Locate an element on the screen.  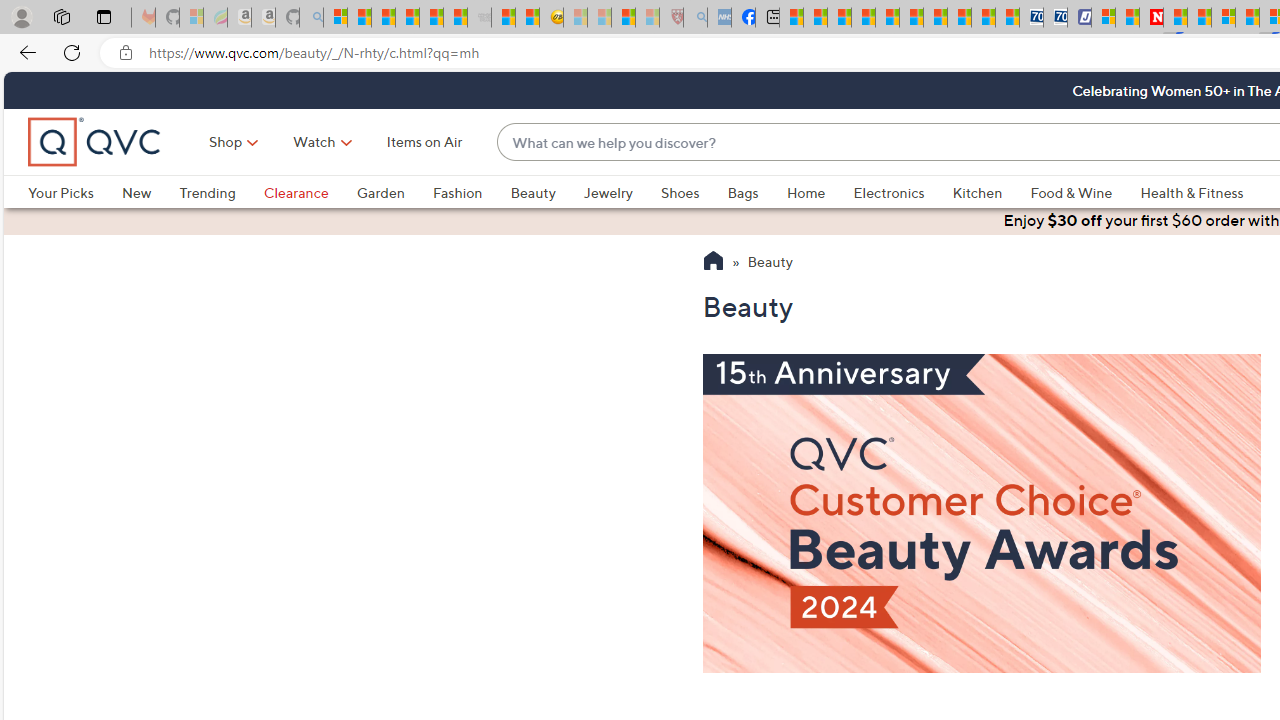
'Trusted Community Engagement and Contributions | Guidelines' is located at coordinates (1175, 17).